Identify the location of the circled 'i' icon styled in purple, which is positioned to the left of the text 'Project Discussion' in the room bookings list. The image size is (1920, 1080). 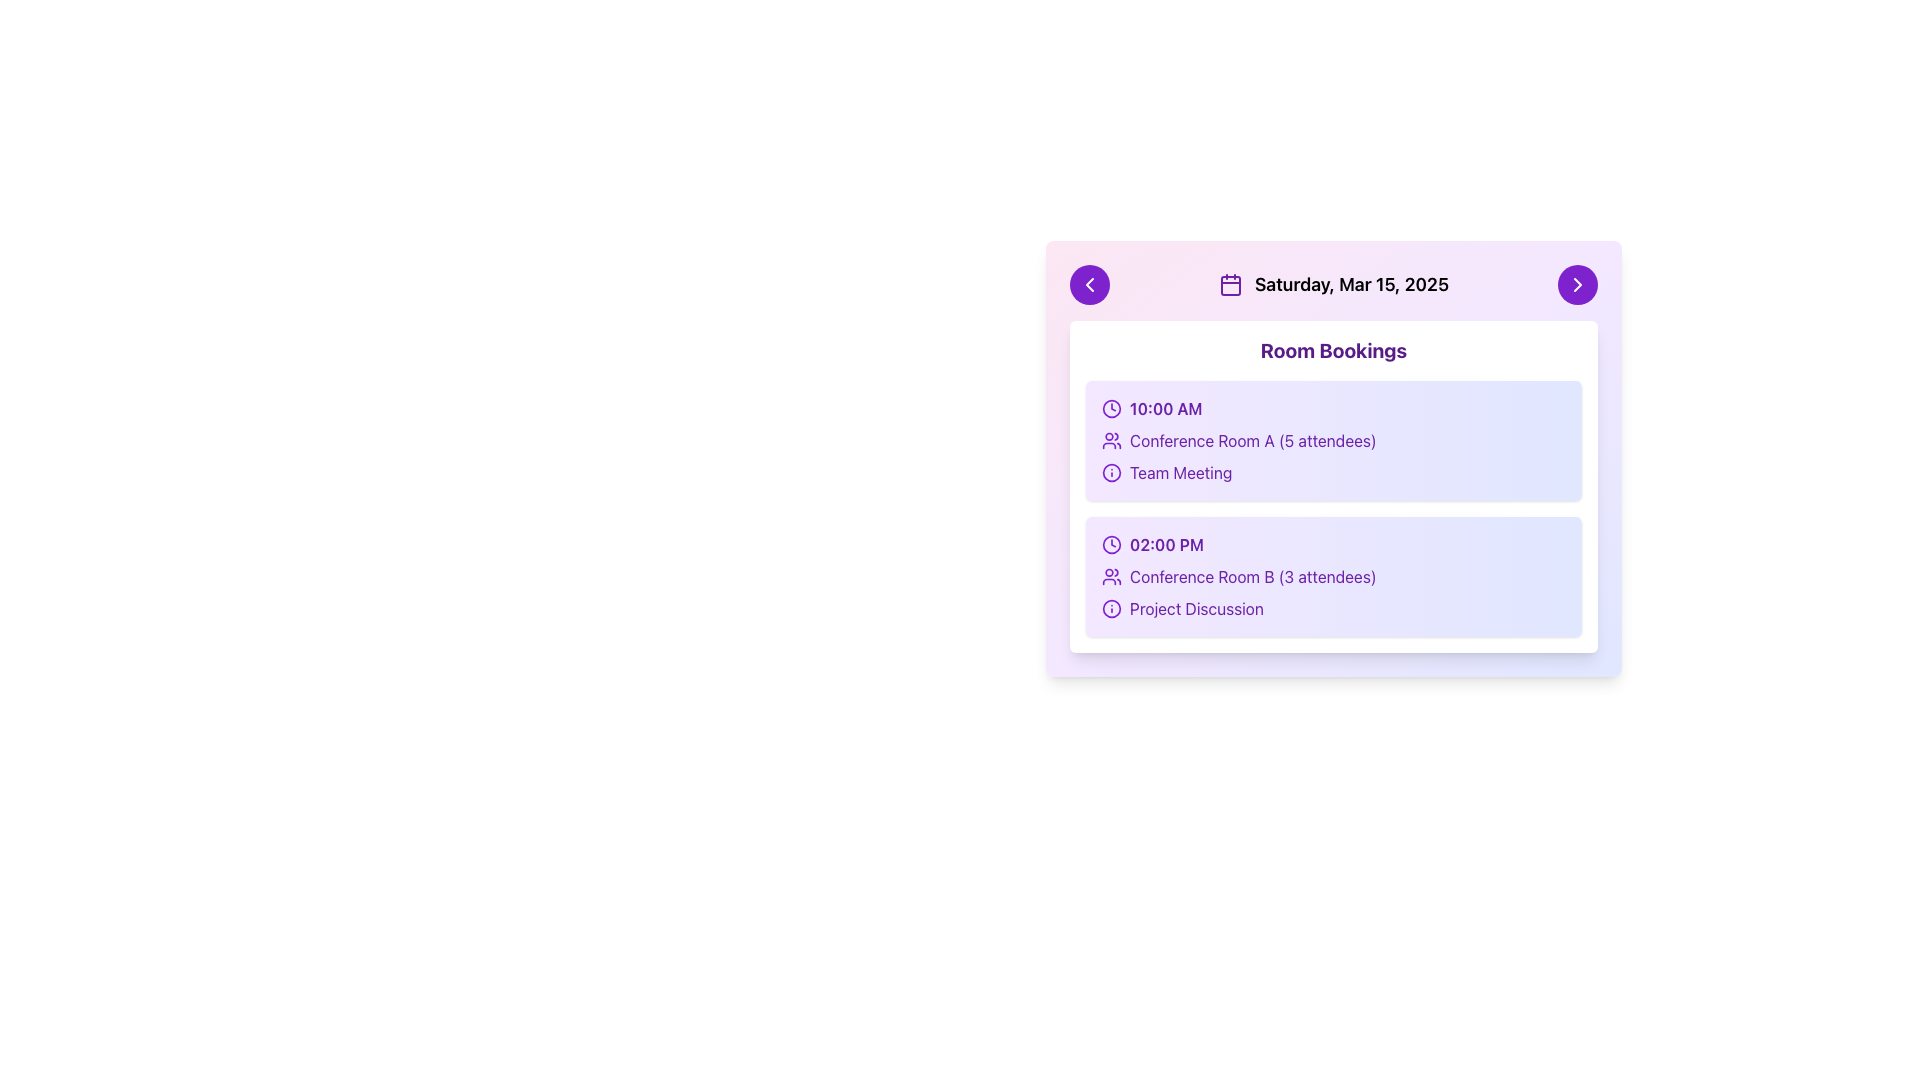
(1111, 608).